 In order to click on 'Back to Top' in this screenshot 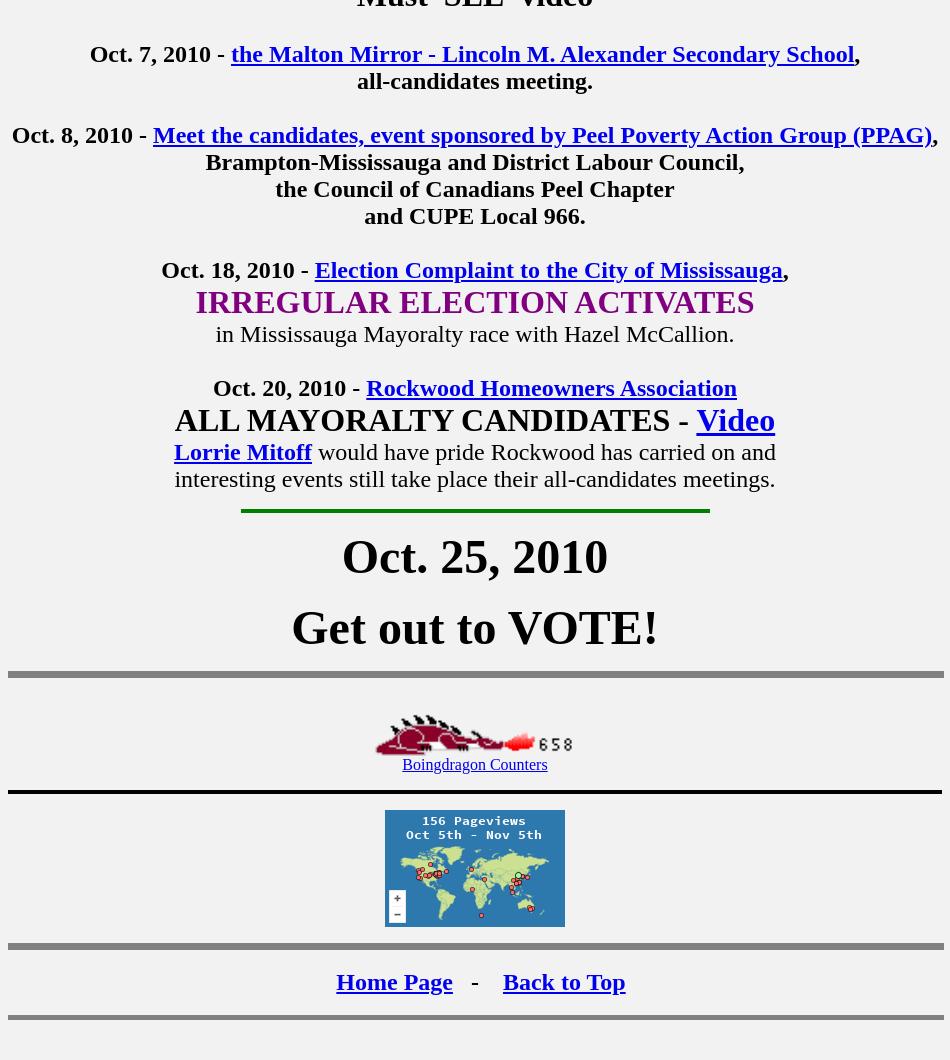, I will do `click(563, 980)`.